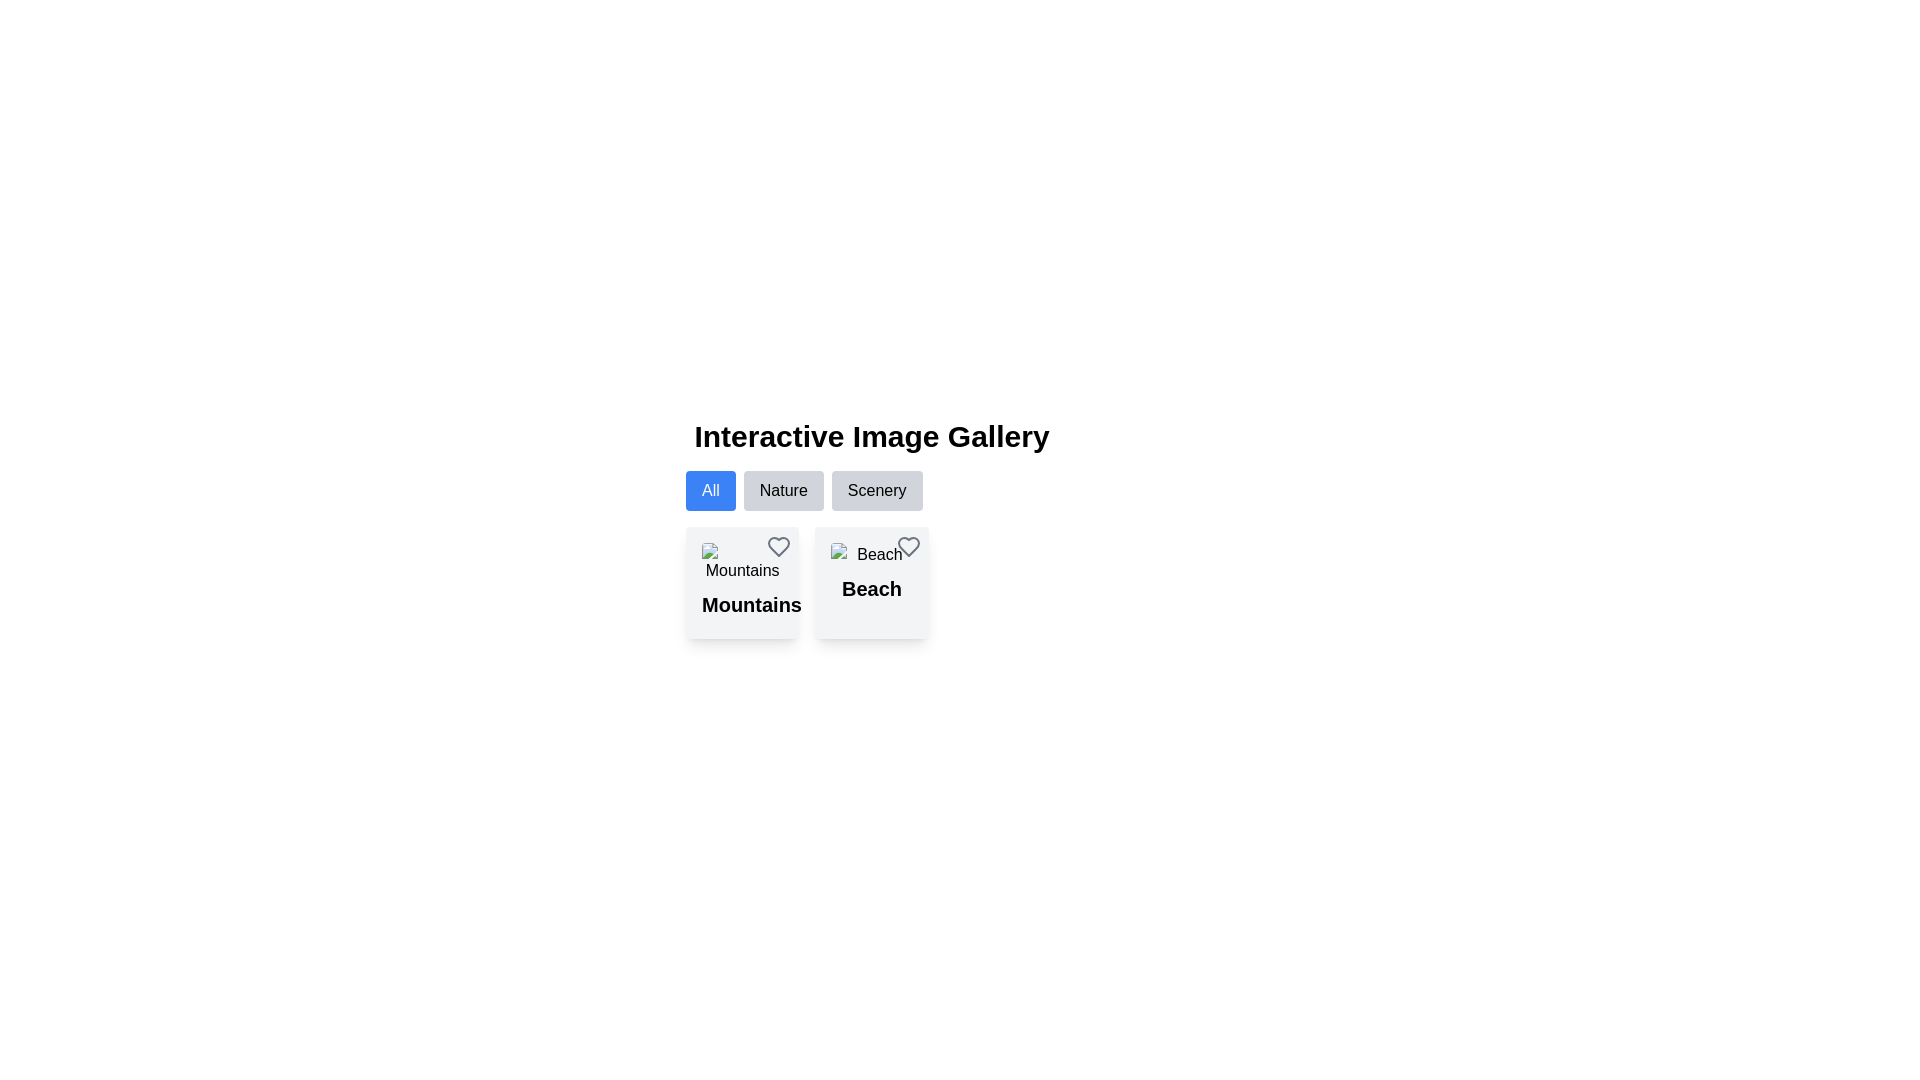 This screenshot has height=1080, width=1920. I want to click on the heart icon button located, so click(778, 547).